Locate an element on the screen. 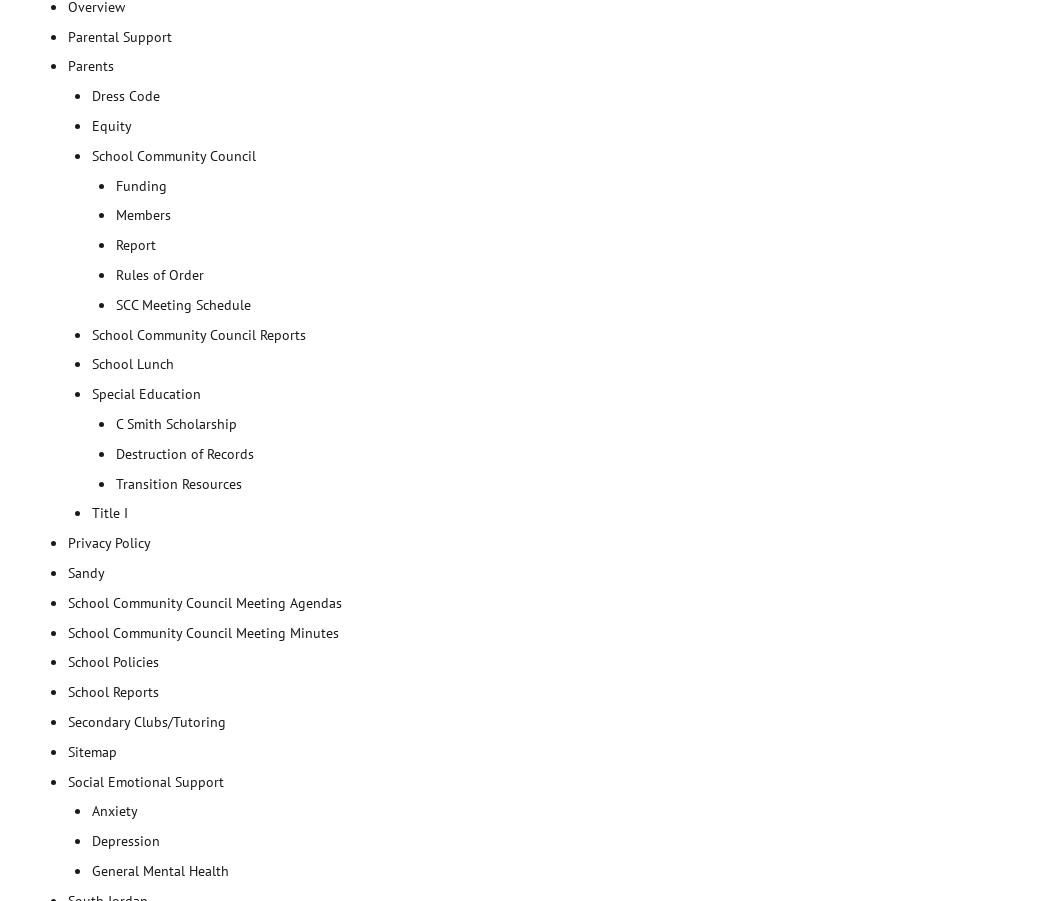 The height and width of the screenshot is (901, 1050). 'SCC Meeting Schedule' is located at coordinates (183, 303).